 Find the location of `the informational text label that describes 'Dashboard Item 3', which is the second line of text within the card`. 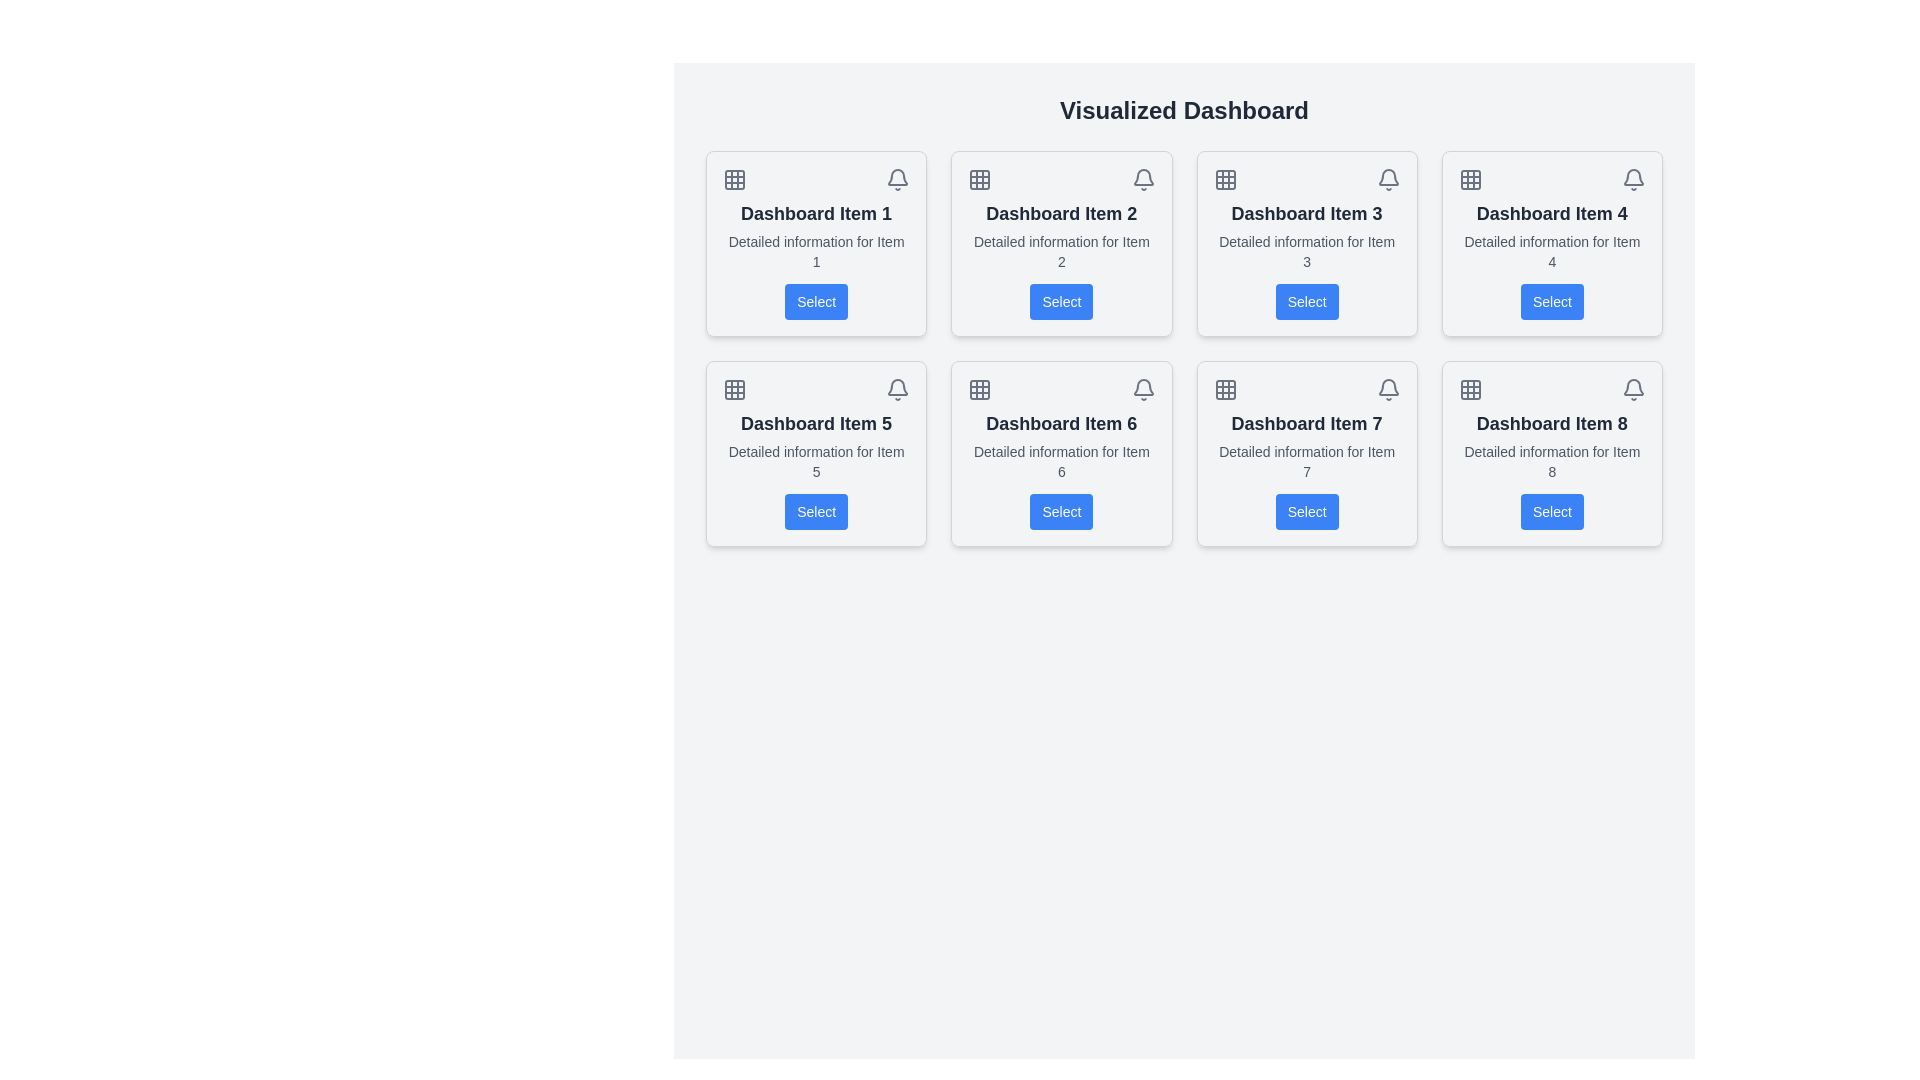

the informational text label that describes 'Dashboard Item 3', which is the second line of text within the card is located at coordinates (1307, 250).